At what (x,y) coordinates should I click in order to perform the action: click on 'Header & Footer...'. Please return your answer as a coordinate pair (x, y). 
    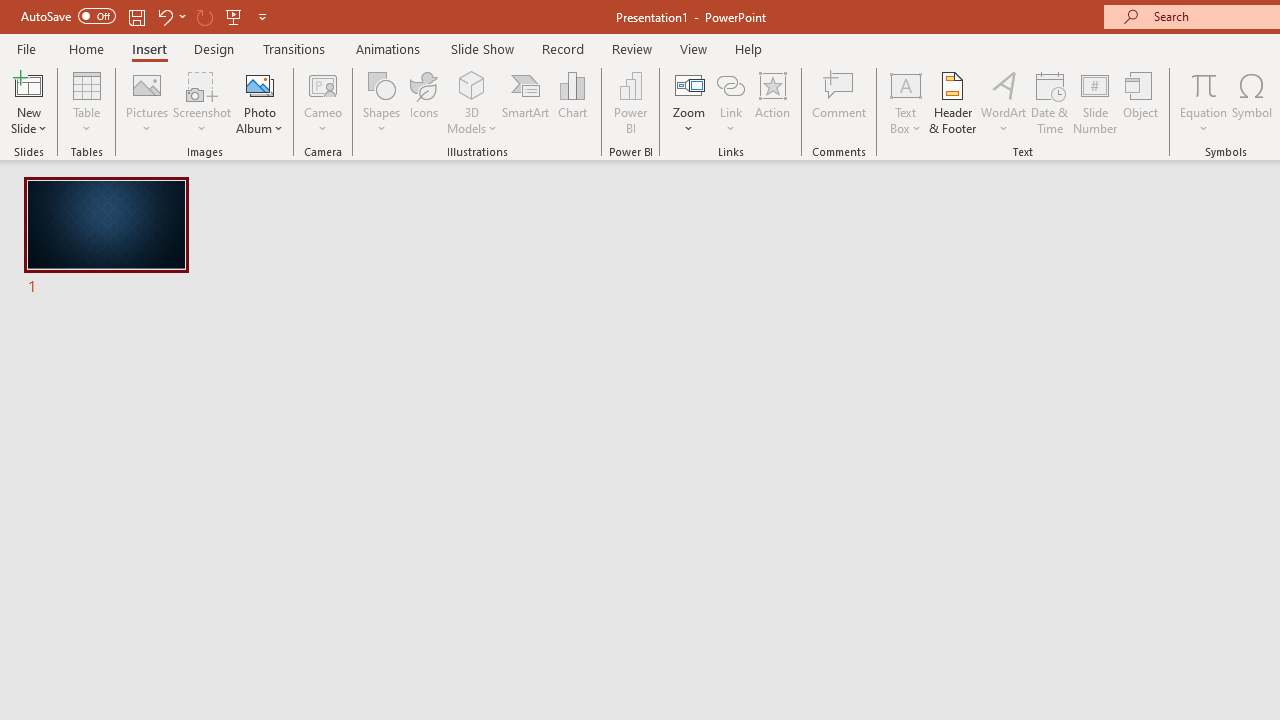
    Looking at the image, I should click on (951, 103).